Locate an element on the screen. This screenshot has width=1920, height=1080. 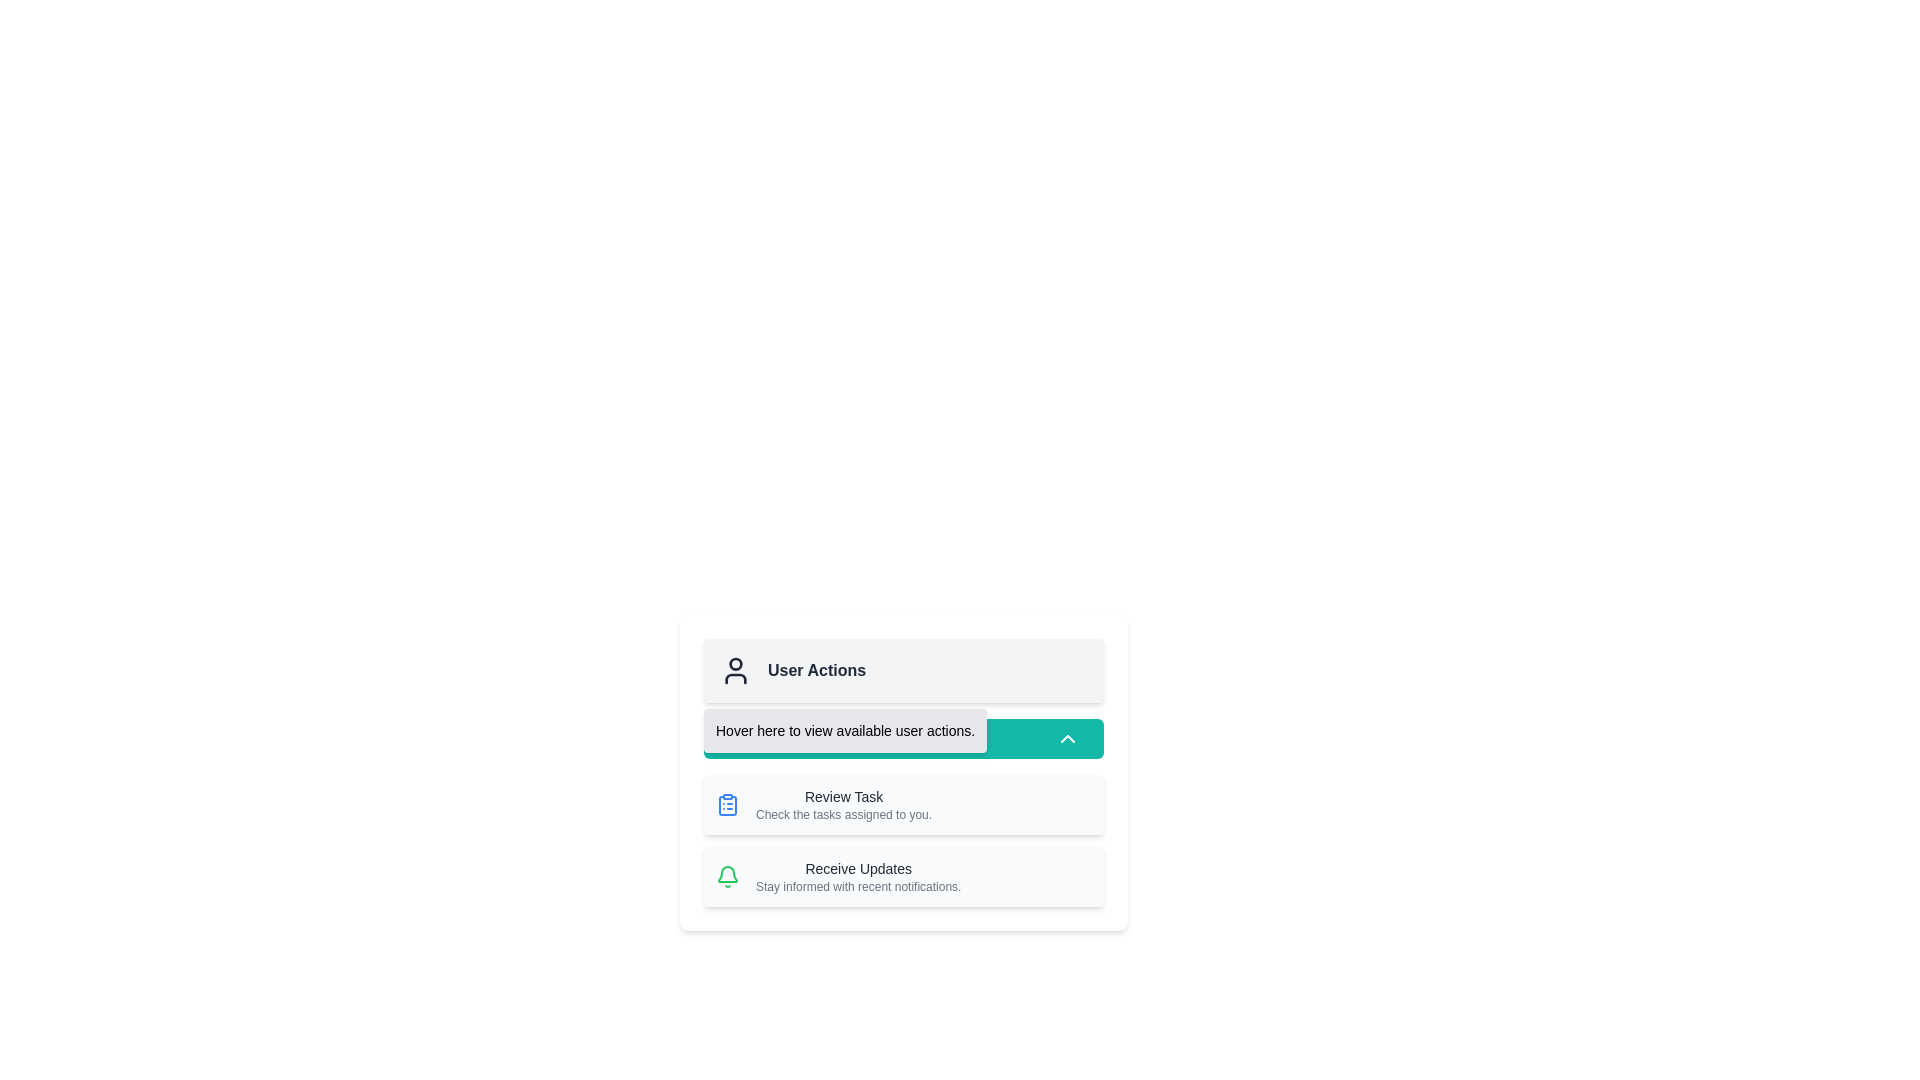
the text label with tooltip functionality hint that says 'Hover here is located at coordinates (845, 731).